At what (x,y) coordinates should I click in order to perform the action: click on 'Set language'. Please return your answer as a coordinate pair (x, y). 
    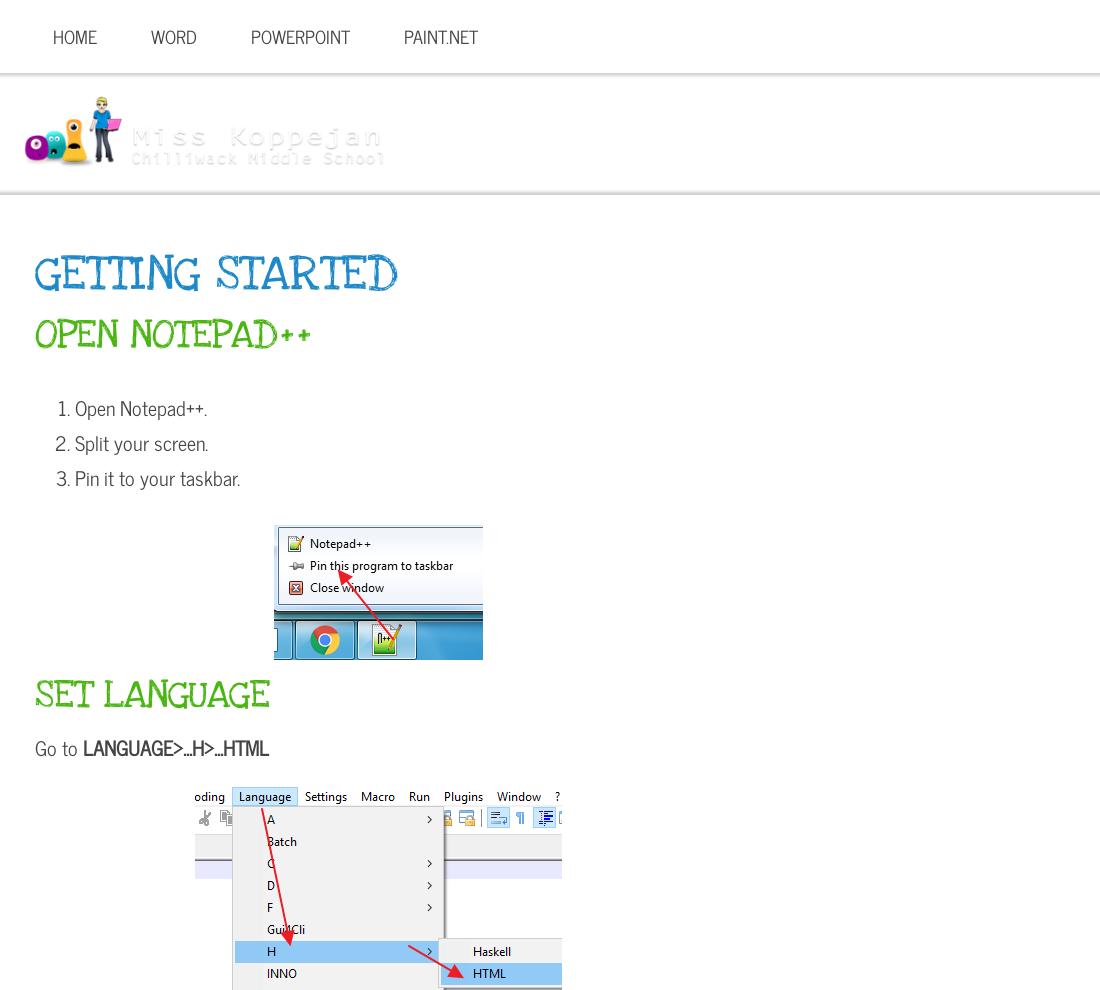
    Looking at the image, I should click on (151, 693).